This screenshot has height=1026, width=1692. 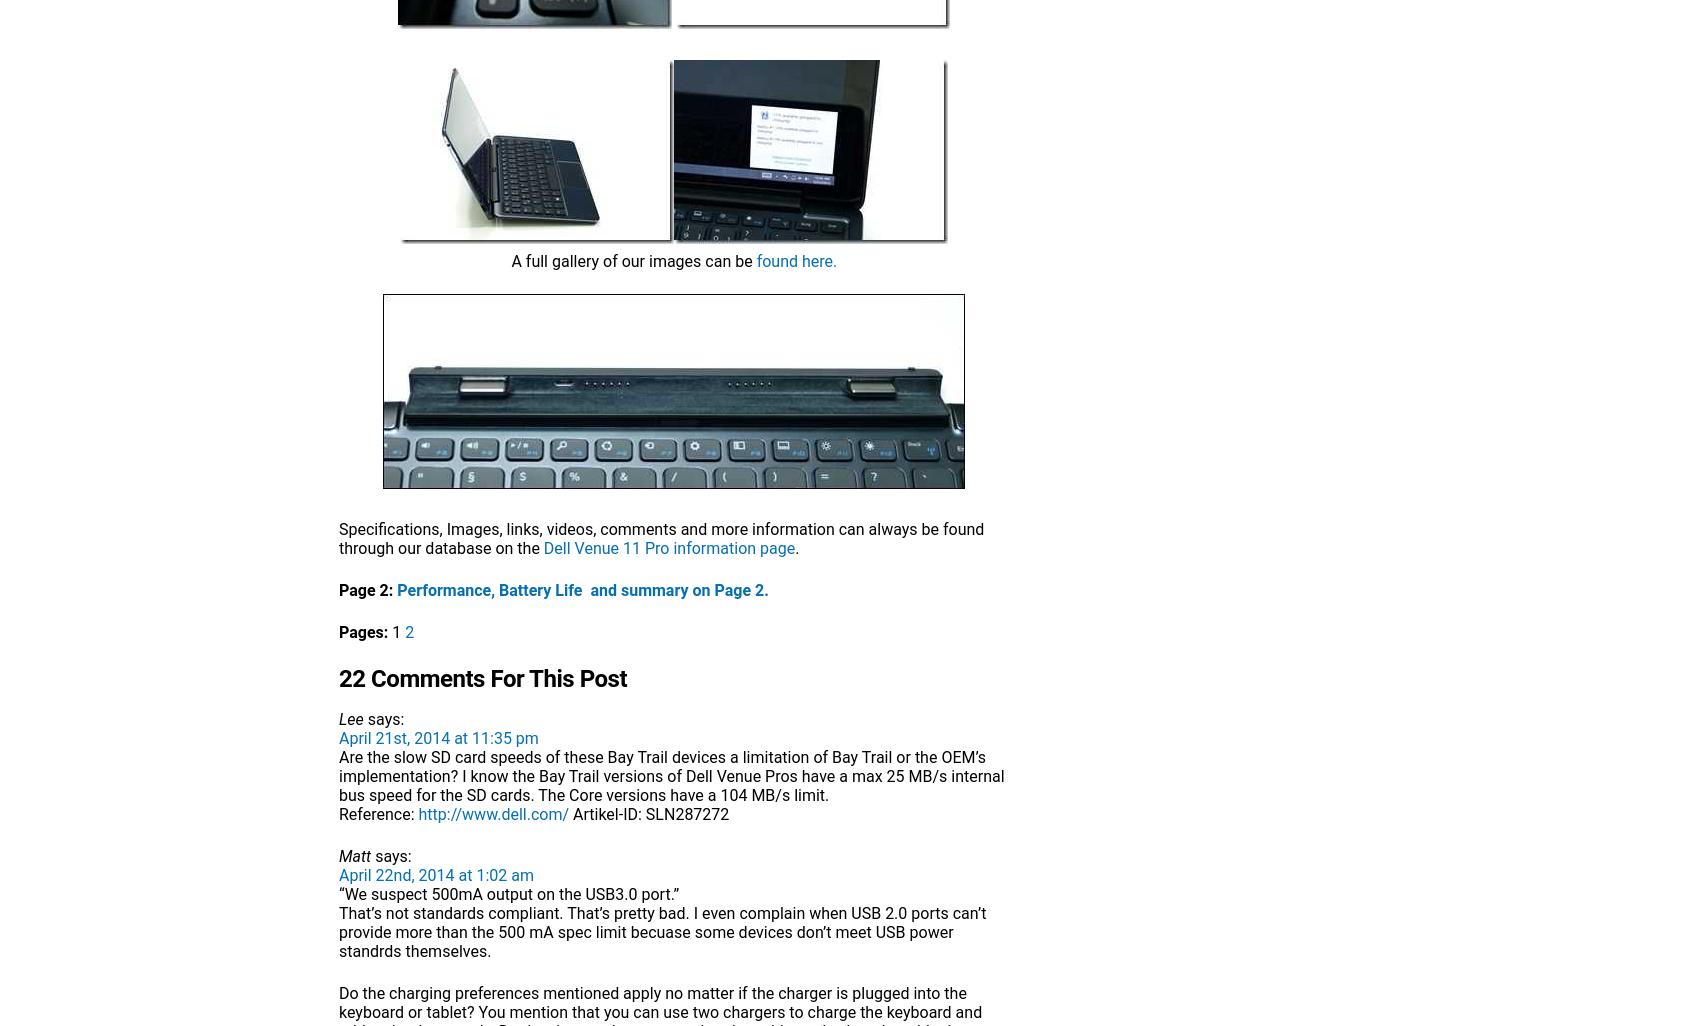 What do you see at coordinates (338, 538) in the screenshot?
I see `'Specifications, Images, links, videos, comments and more information can always be found through our database on the'` at bounding box center [338, 538].